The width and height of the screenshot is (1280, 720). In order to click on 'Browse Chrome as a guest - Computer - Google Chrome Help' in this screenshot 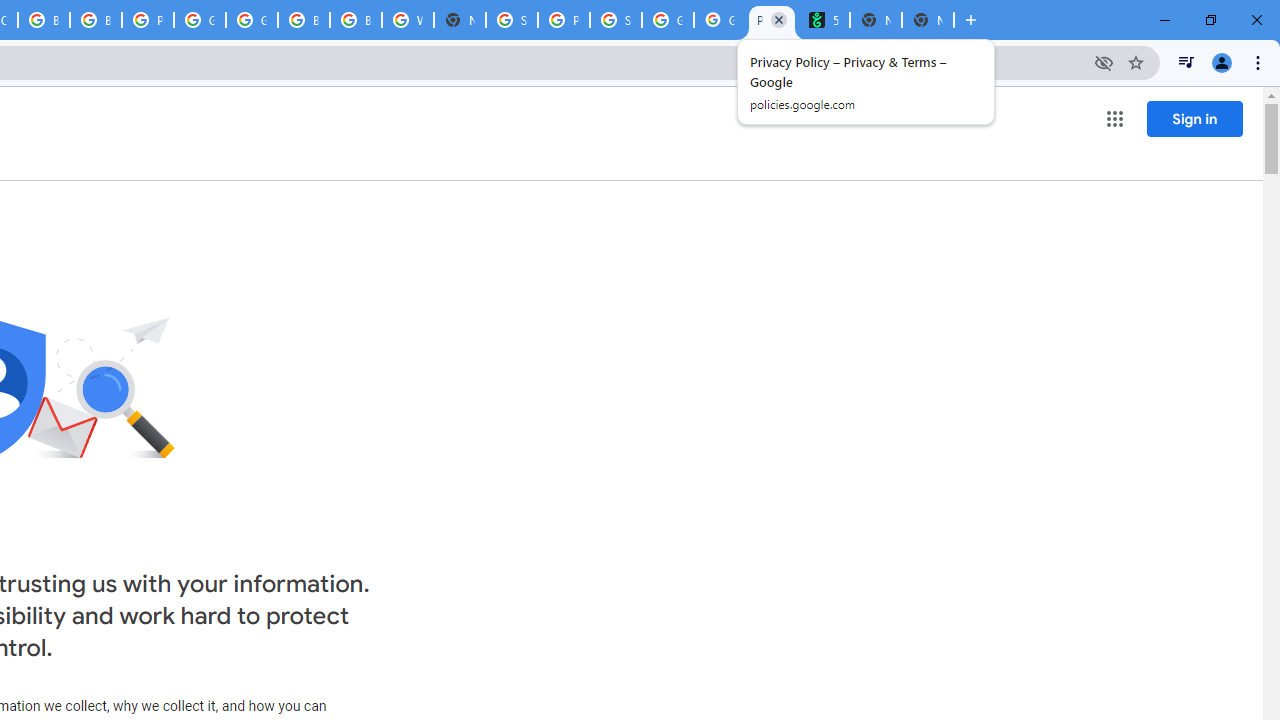, I will do `click(95, 20)`.